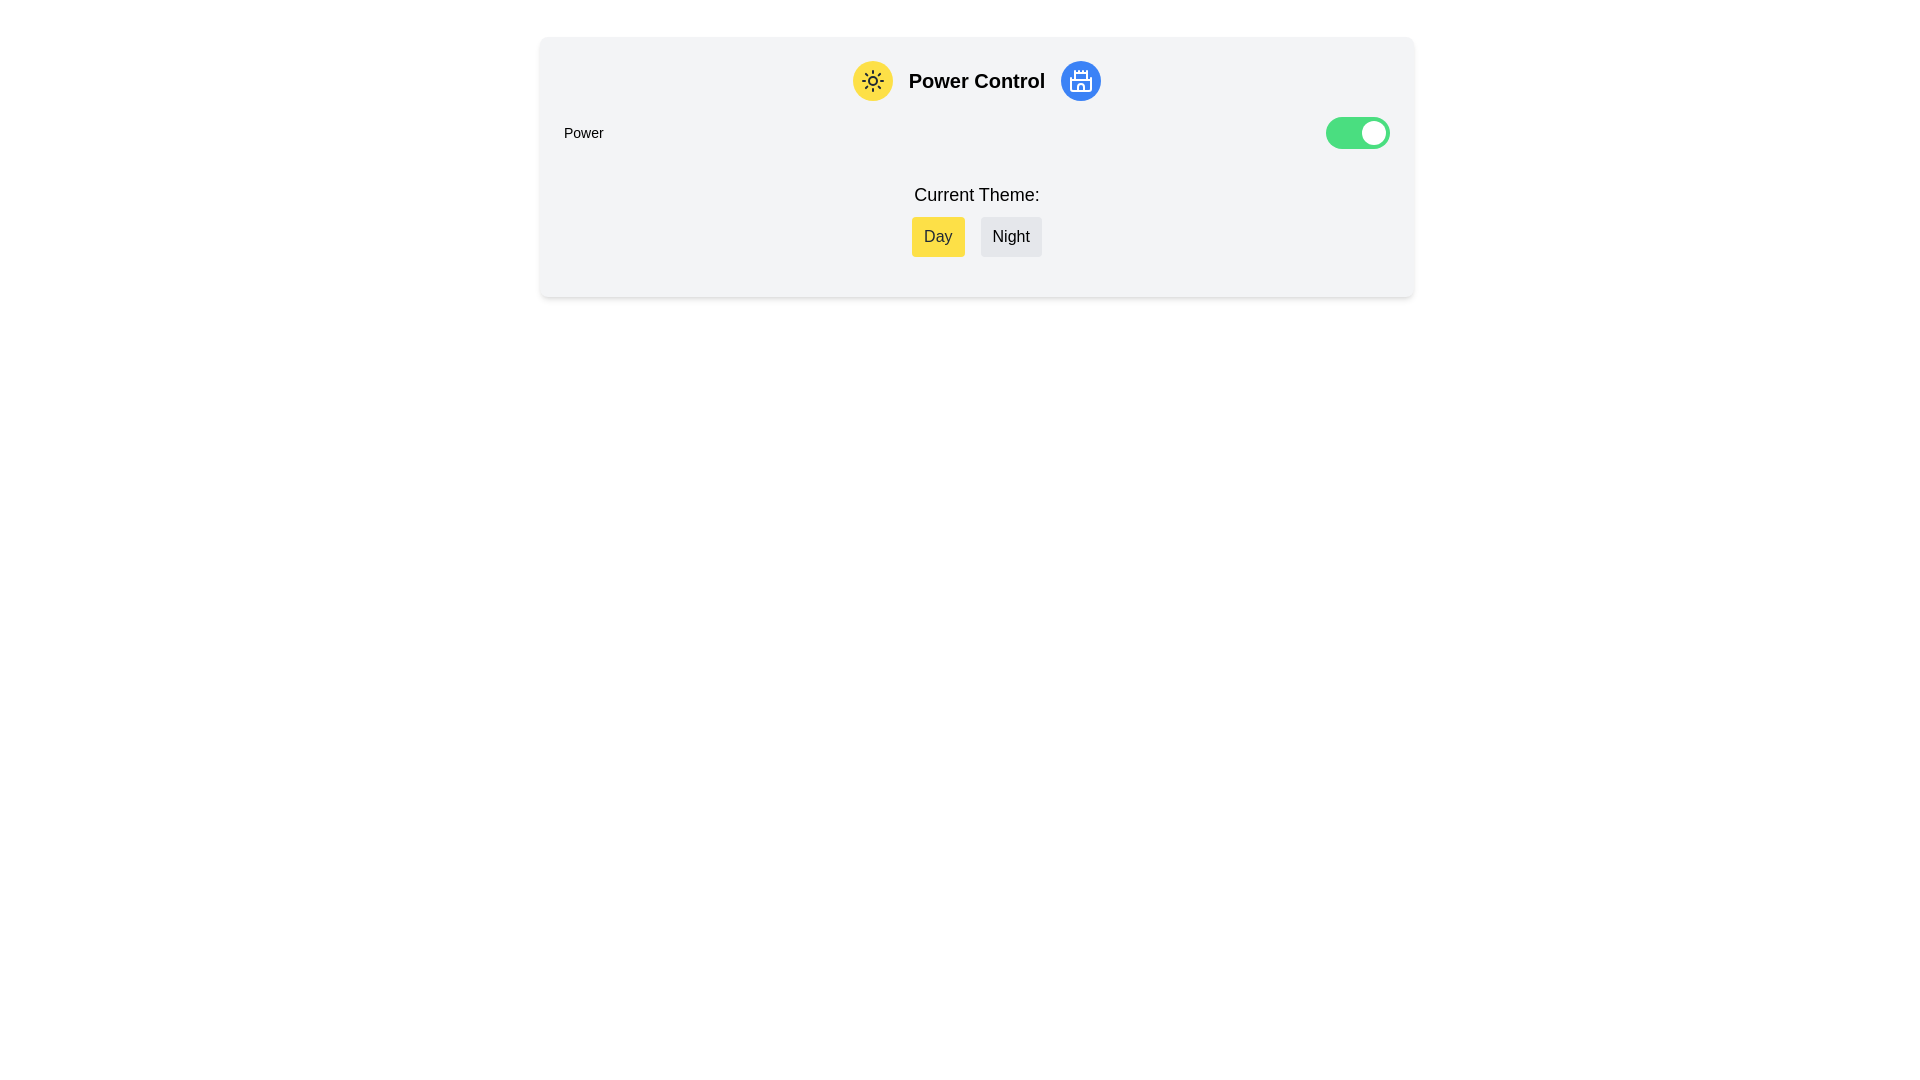  What do you see at coordinates (1358, 132) in the screenshot?
I see `the green toggle switch with a white circular knob located` at bounding box center [1358, 132].